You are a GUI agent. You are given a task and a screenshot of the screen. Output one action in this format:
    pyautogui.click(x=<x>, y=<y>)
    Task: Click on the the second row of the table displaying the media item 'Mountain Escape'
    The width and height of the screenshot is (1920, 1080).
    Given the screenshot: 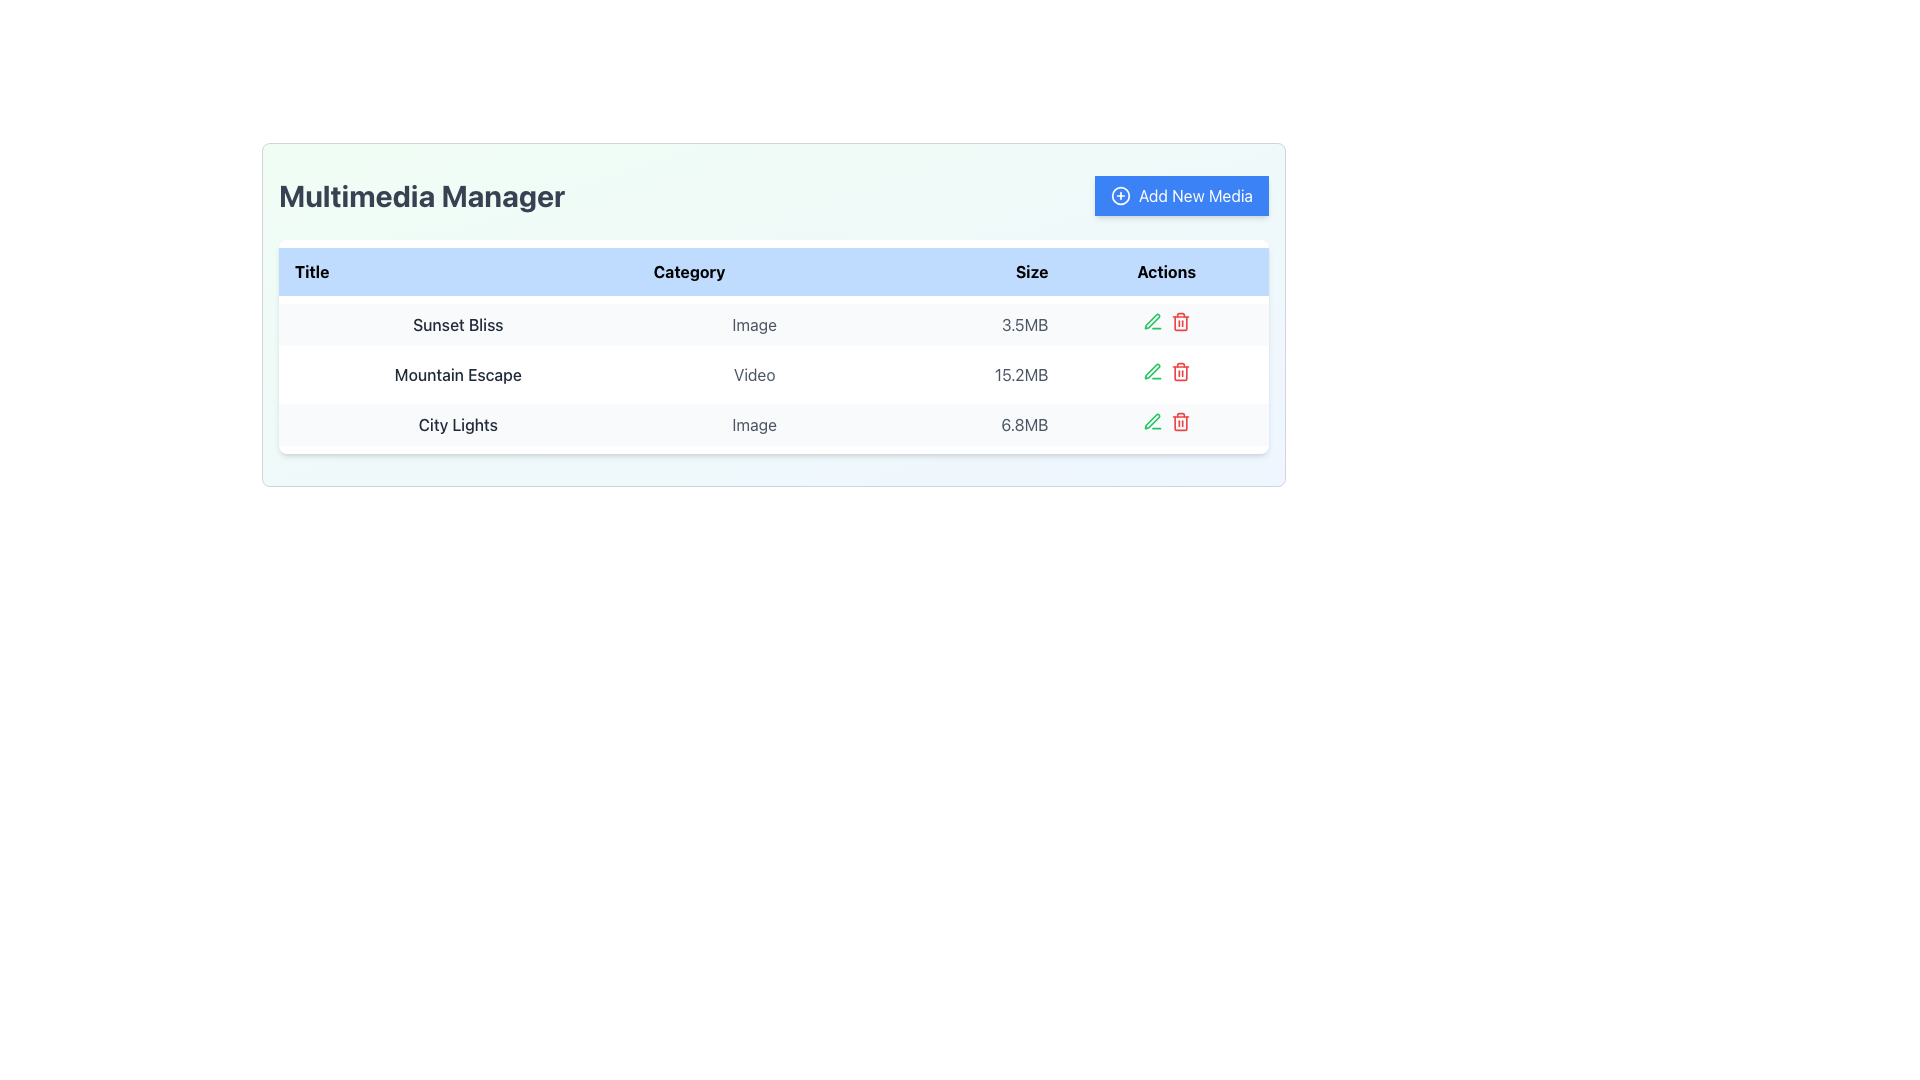 What is the action you would take?
    pyautogui.click(x=772, y=374)
    